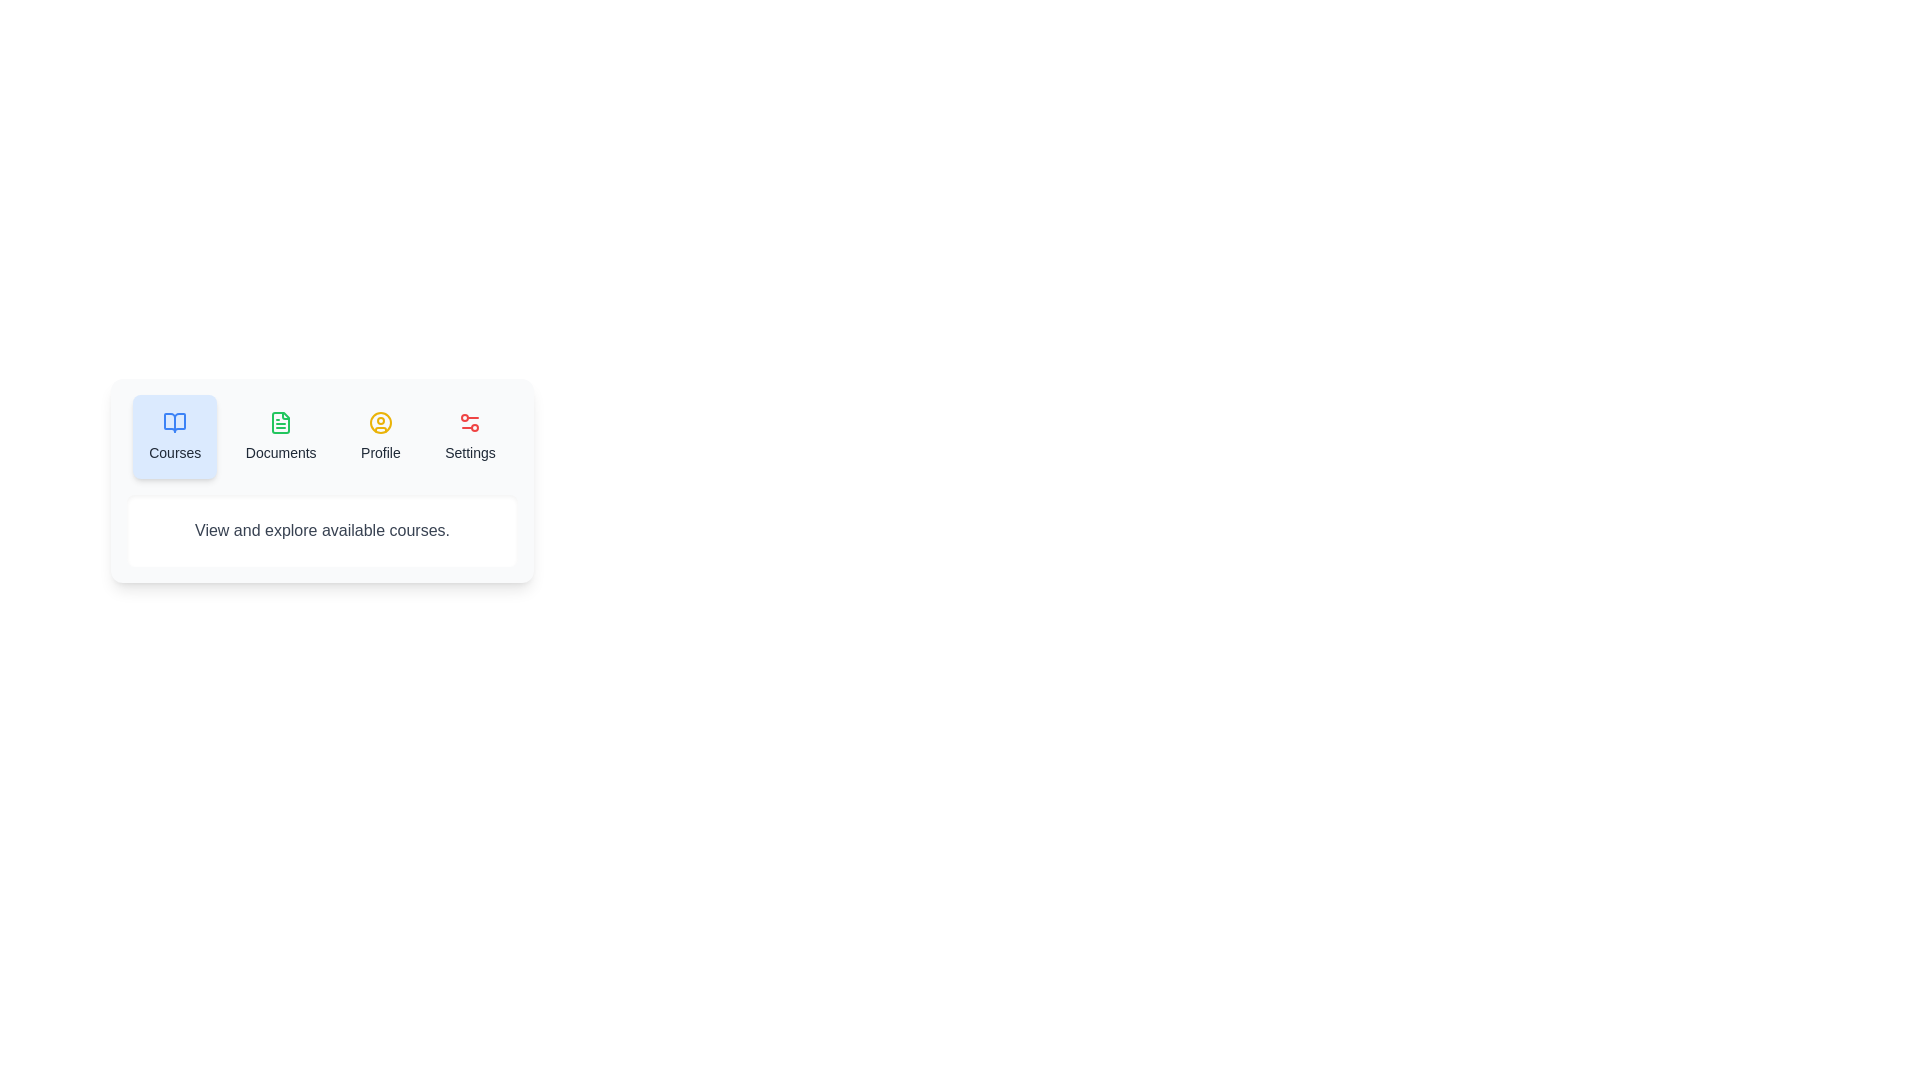  Describe the element at coordinates (280, 435) in the screenshot. I see `the tab labeled Documents to display its content` at that location.